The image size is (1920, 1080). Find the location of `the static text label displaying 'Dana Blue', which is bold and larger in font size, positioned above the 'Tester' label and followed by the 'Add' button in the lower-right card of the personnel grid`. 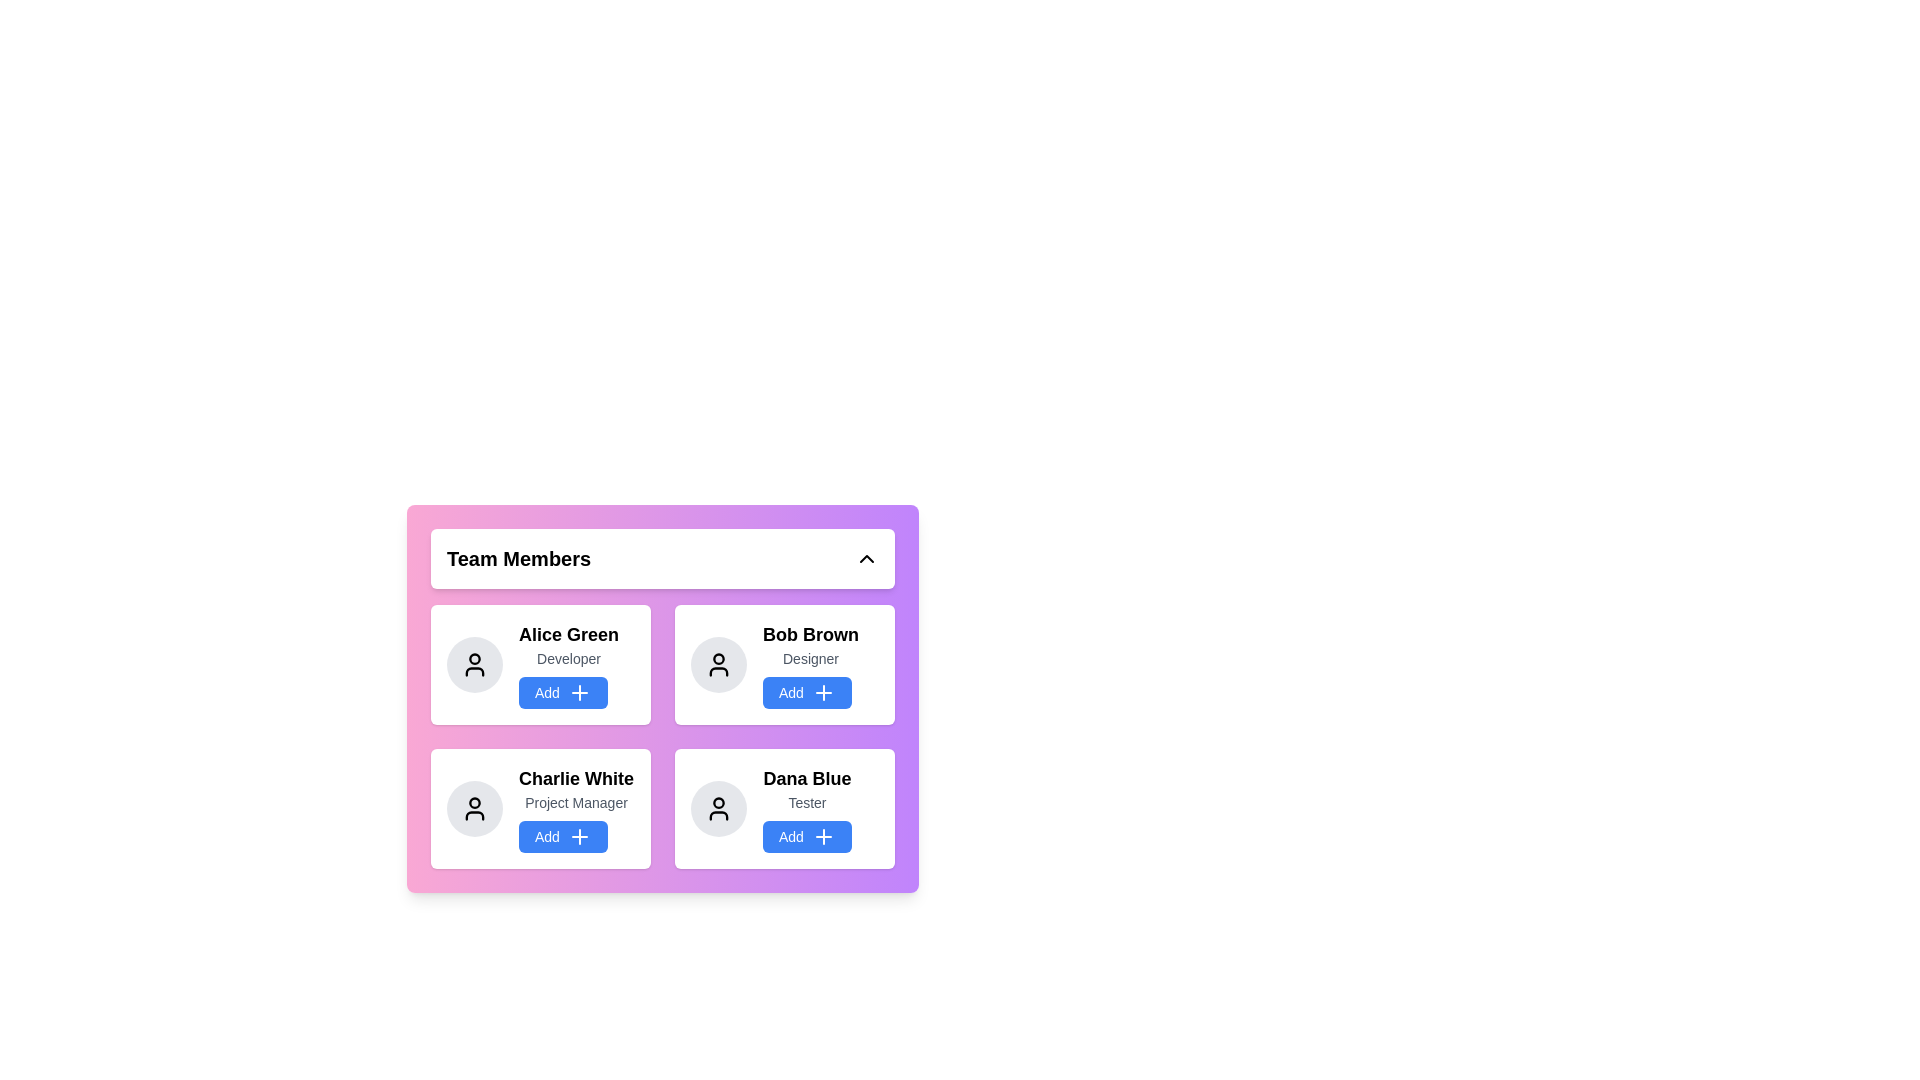

the static text label displaying 'Dana Blue', which is bold and larger in font size, positioned above the 'Tester' label and followed by the 'Add' button in the lower-right card of the personnel grid is located at coordinates (807, 778).